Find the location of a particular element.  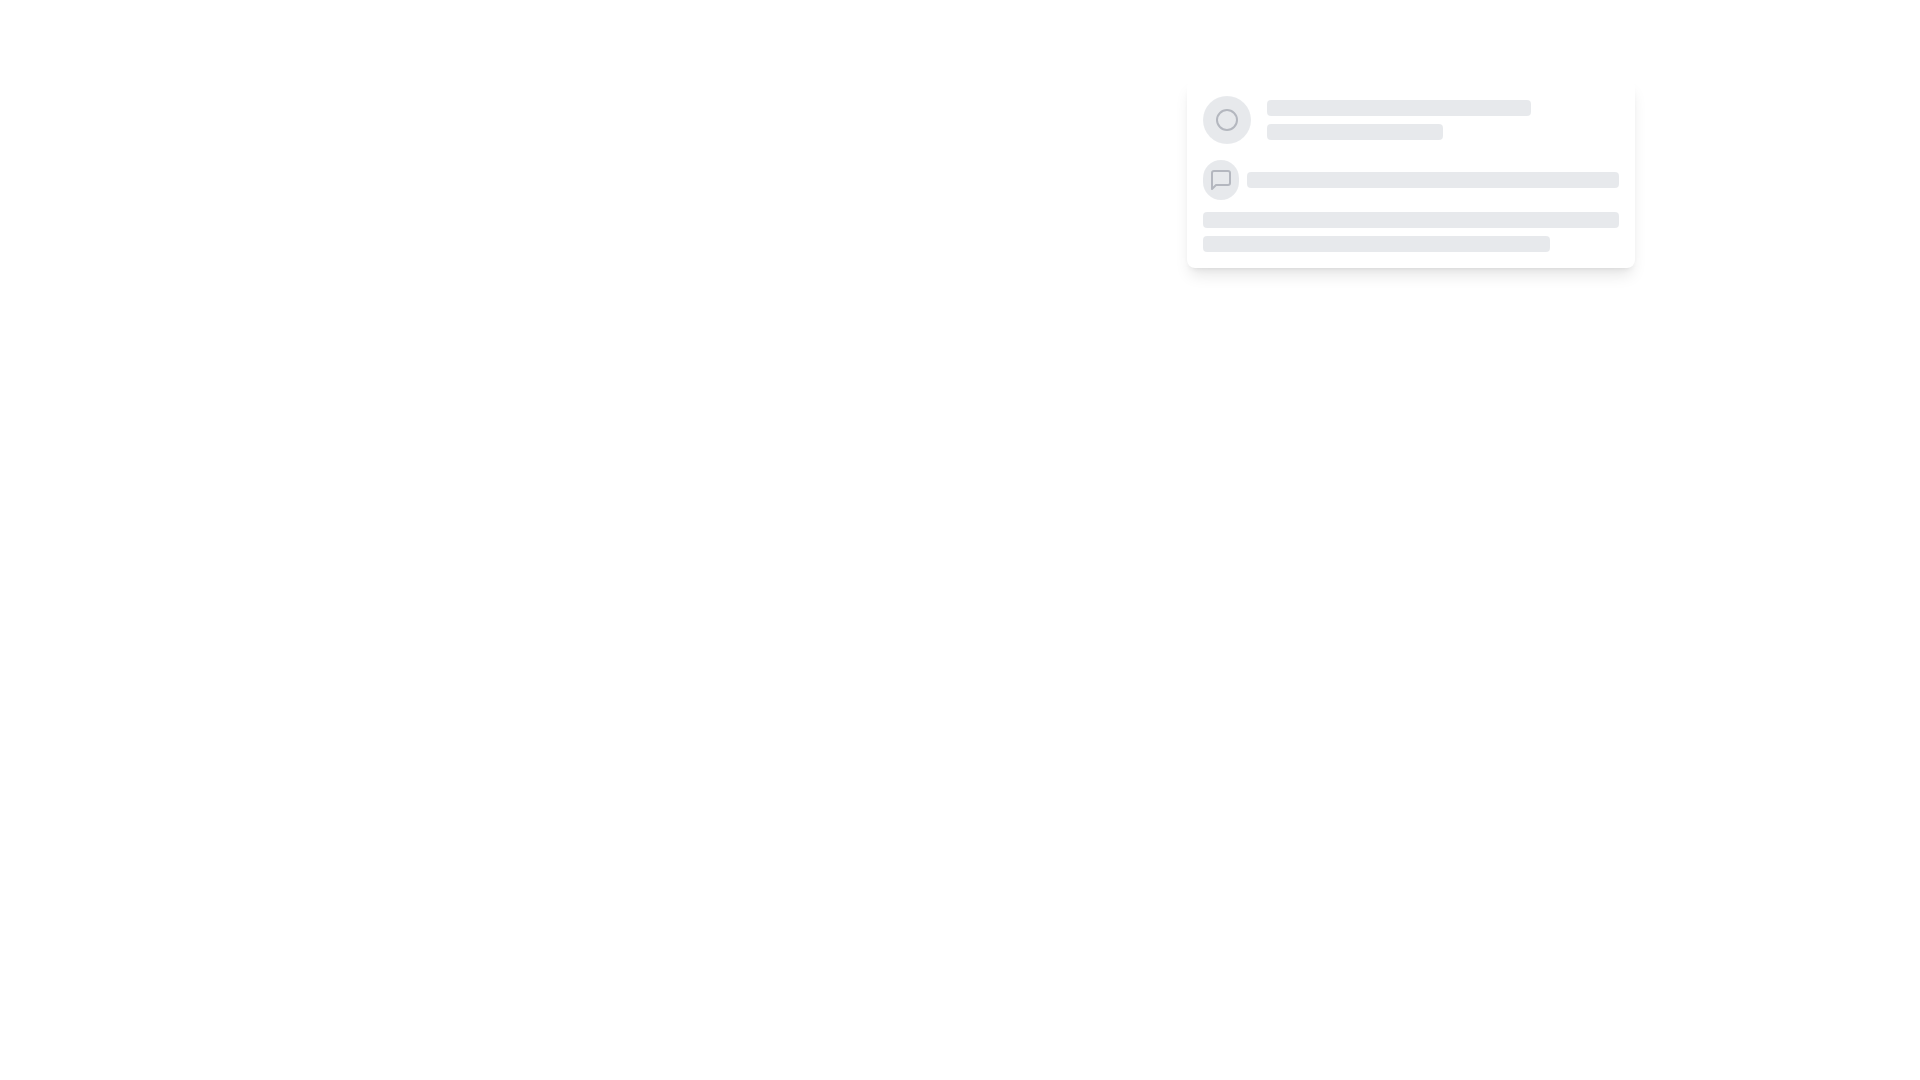

the comments or messages icon located in the upper-right portion of the card interface is located at coordinates (1219, 180).